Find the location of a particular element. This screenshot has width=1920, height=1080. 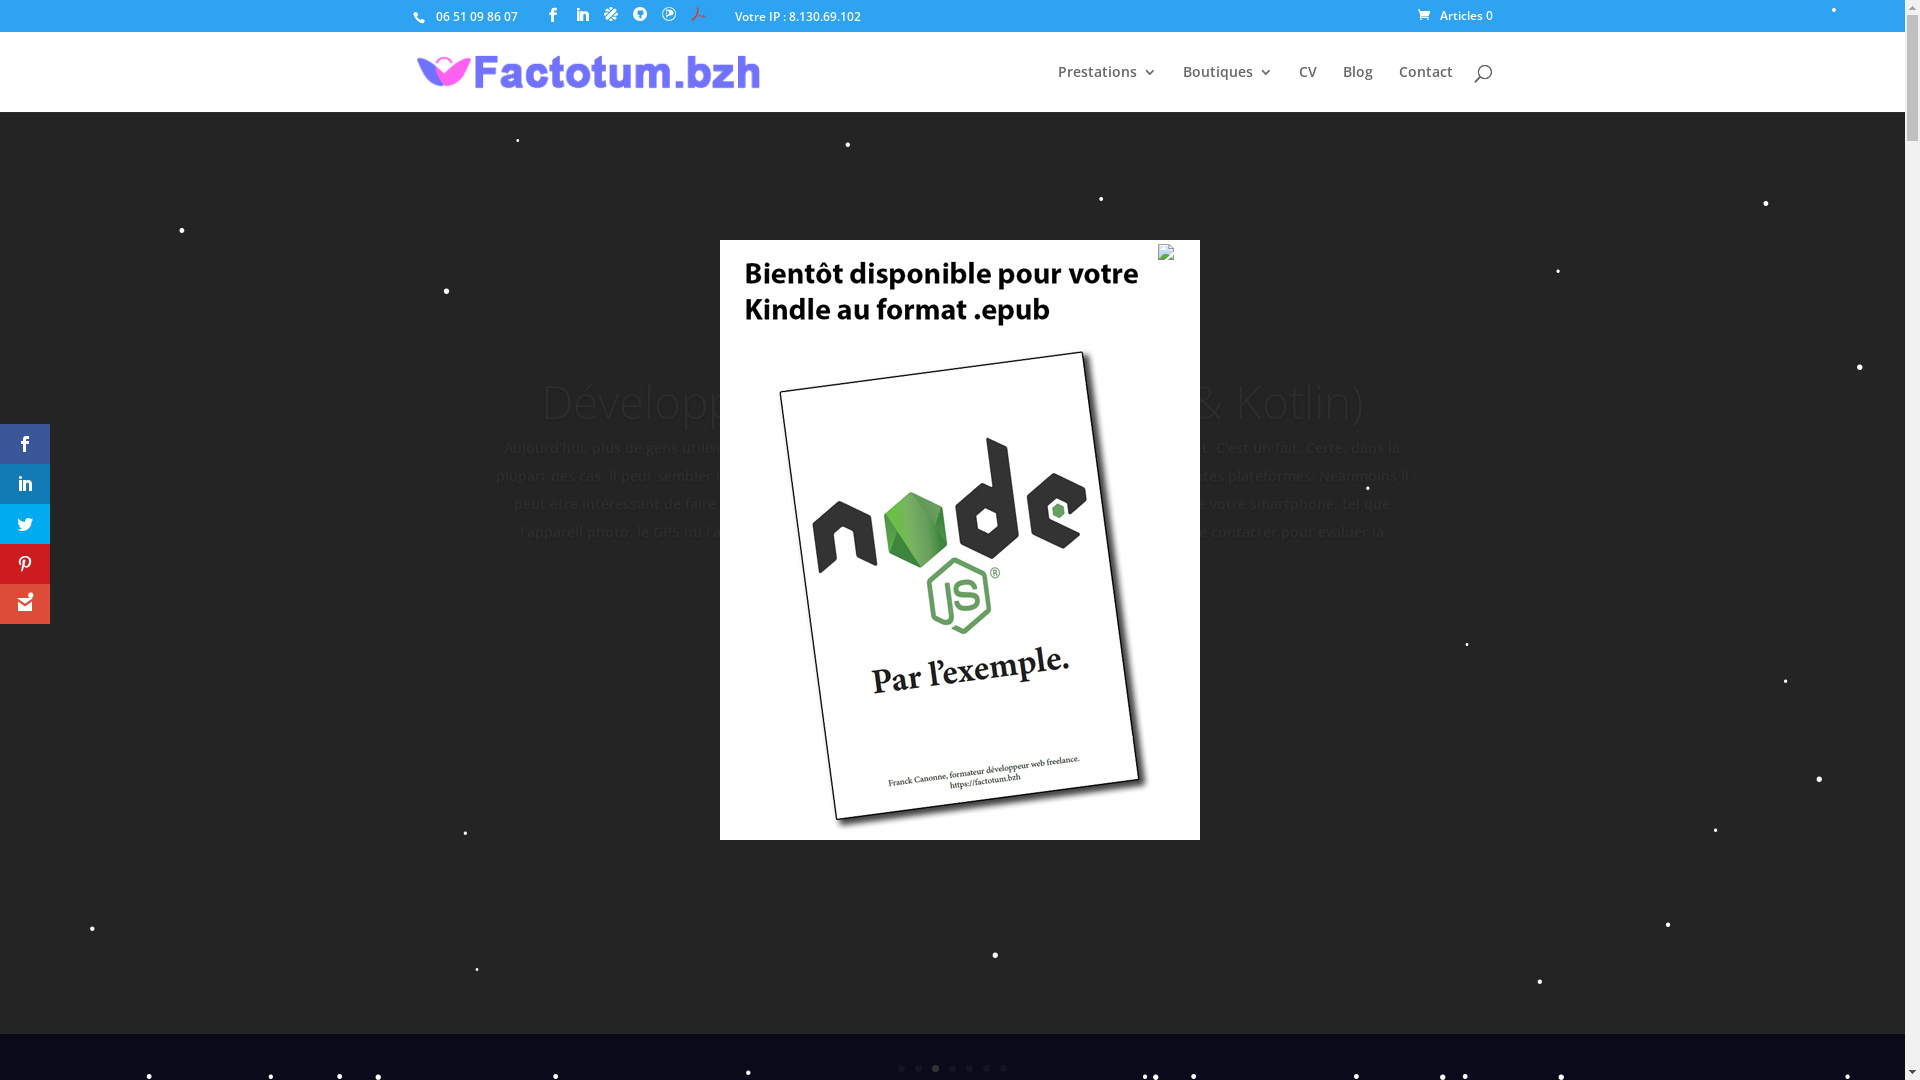

'7' is located at coordinates (1003, 1067).